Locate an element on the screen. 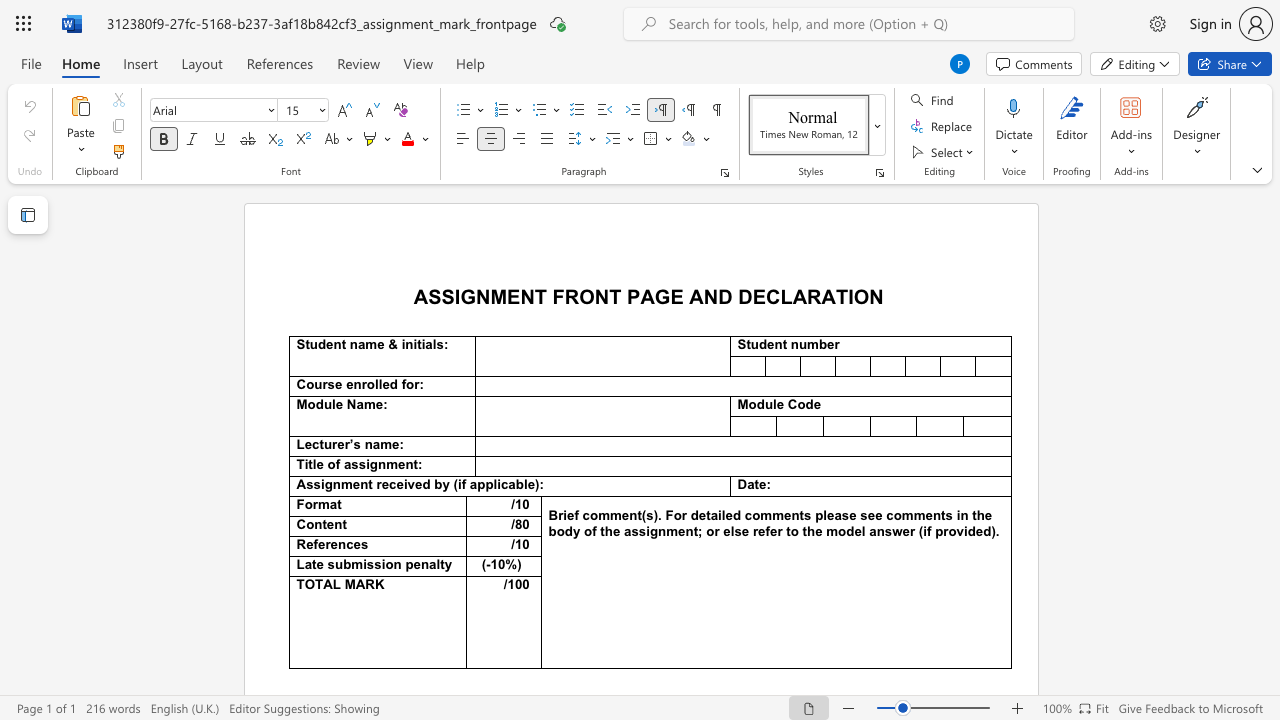 This screenshot has width=1280, height=720. the 1th character "e" in the text is located at coordinates (769, 343).